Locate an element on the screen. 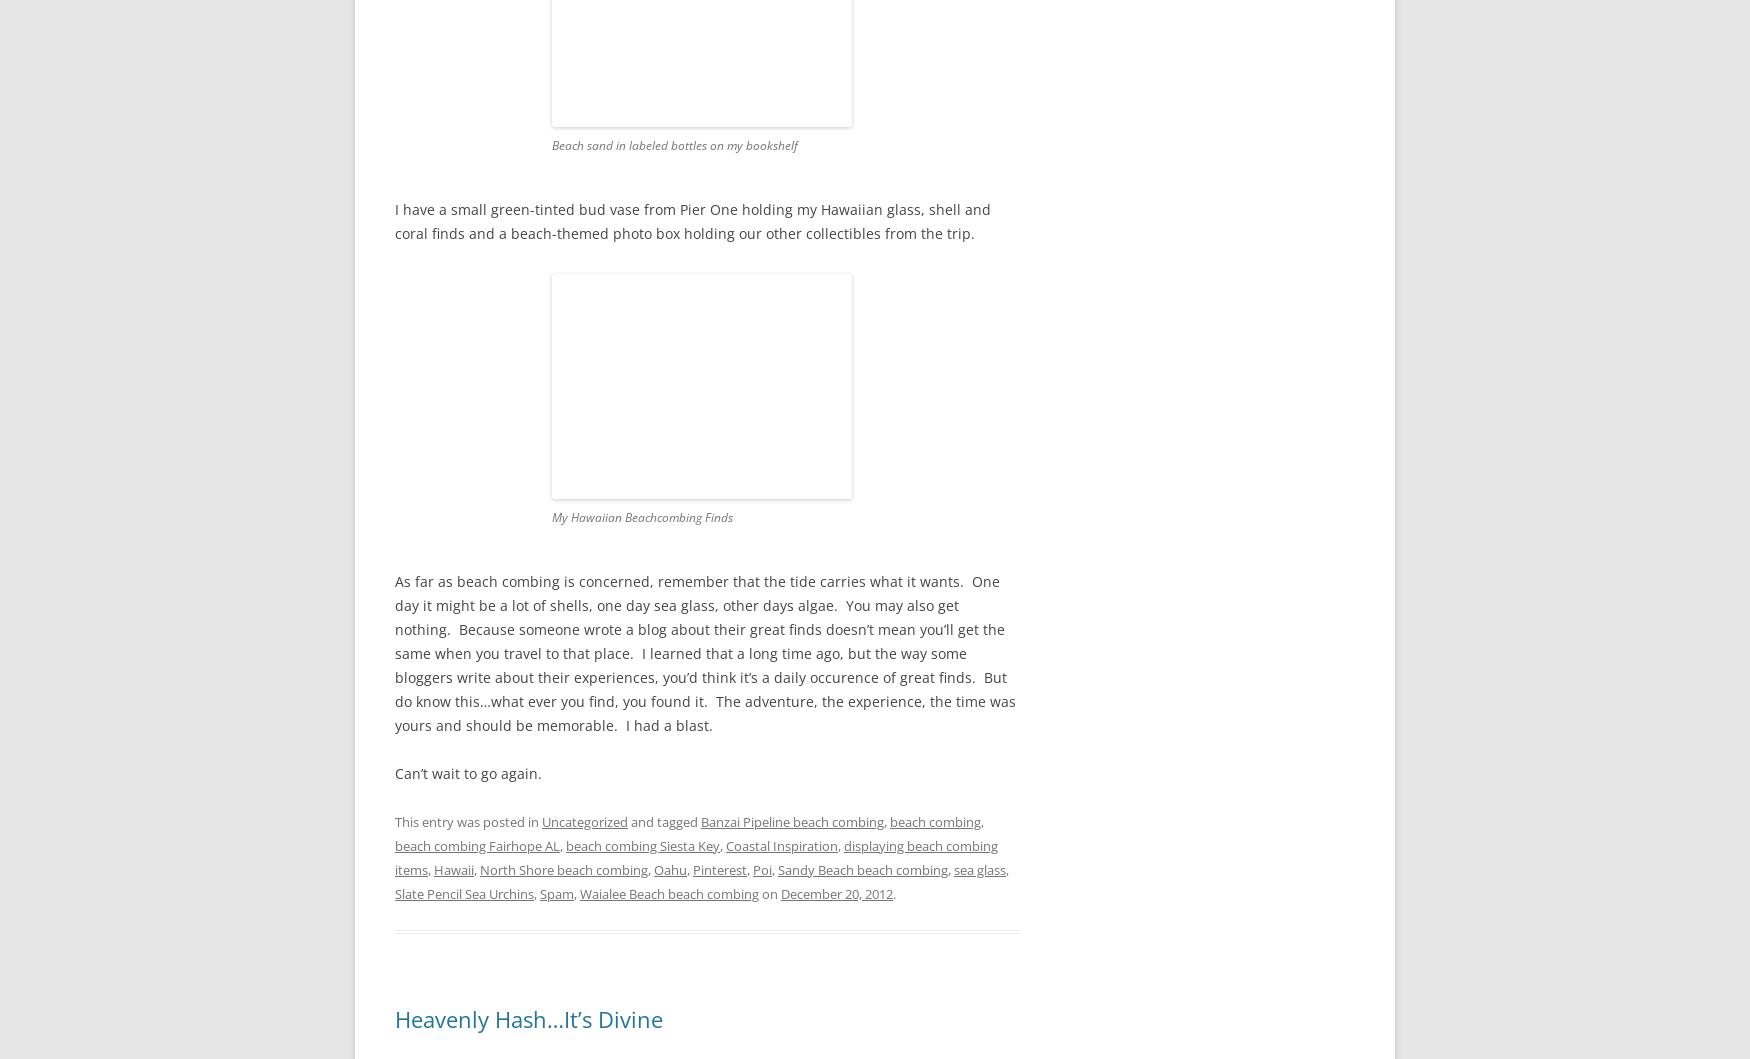 The height and width of the screenshot is (1059, 1750). 'beach combing' is located at coordinates (934, 820).